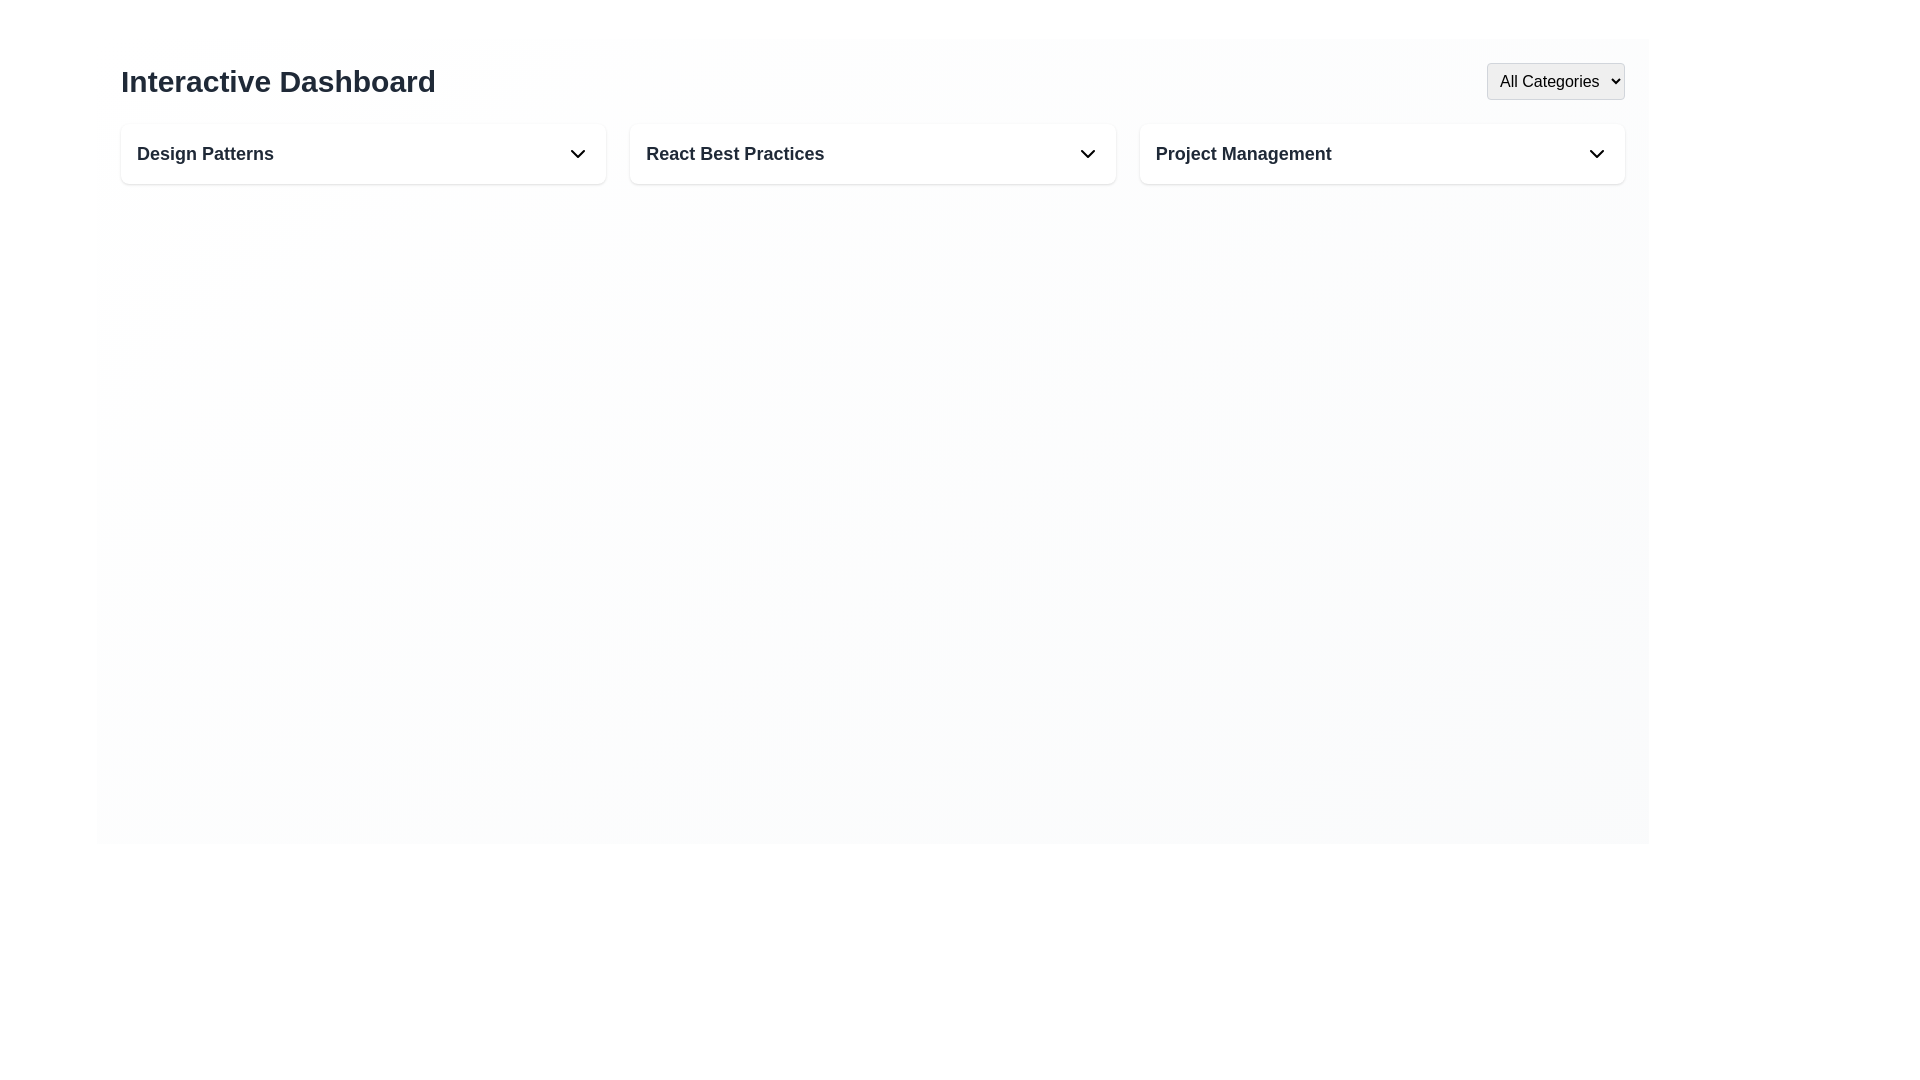 This screenshot has height=1080, width=1920. What do you see at coordinates (734, 153) in the screenshot?
I see `the text label displaying 'React Best Practices' which is positioned at the top-center of the interface between 'Design Patterns' and 'Project Management'` at bounding box center [734, 153].